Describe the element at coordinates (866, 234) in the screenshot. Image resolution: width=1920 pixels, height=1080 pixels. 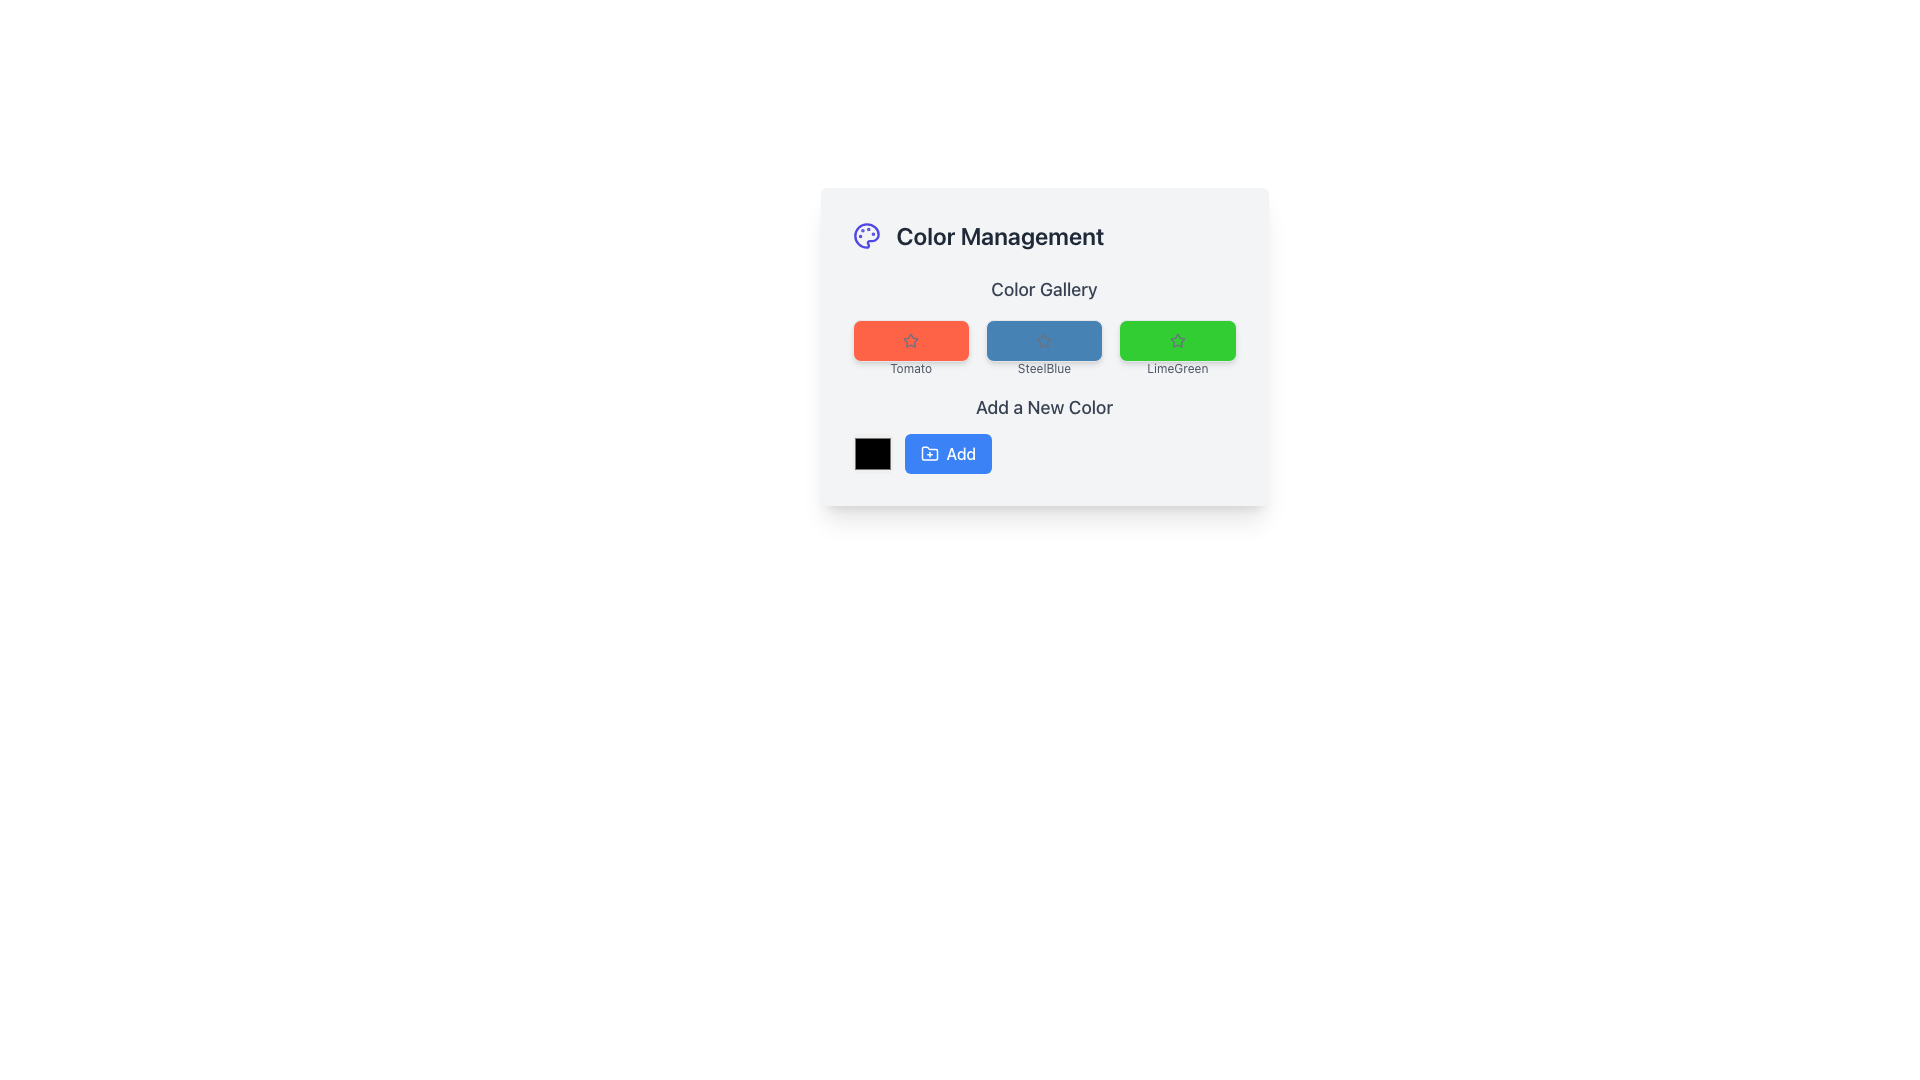
I see `the small indigo painter's palette icon located to the left of the 'Color Management' headline` at that location.